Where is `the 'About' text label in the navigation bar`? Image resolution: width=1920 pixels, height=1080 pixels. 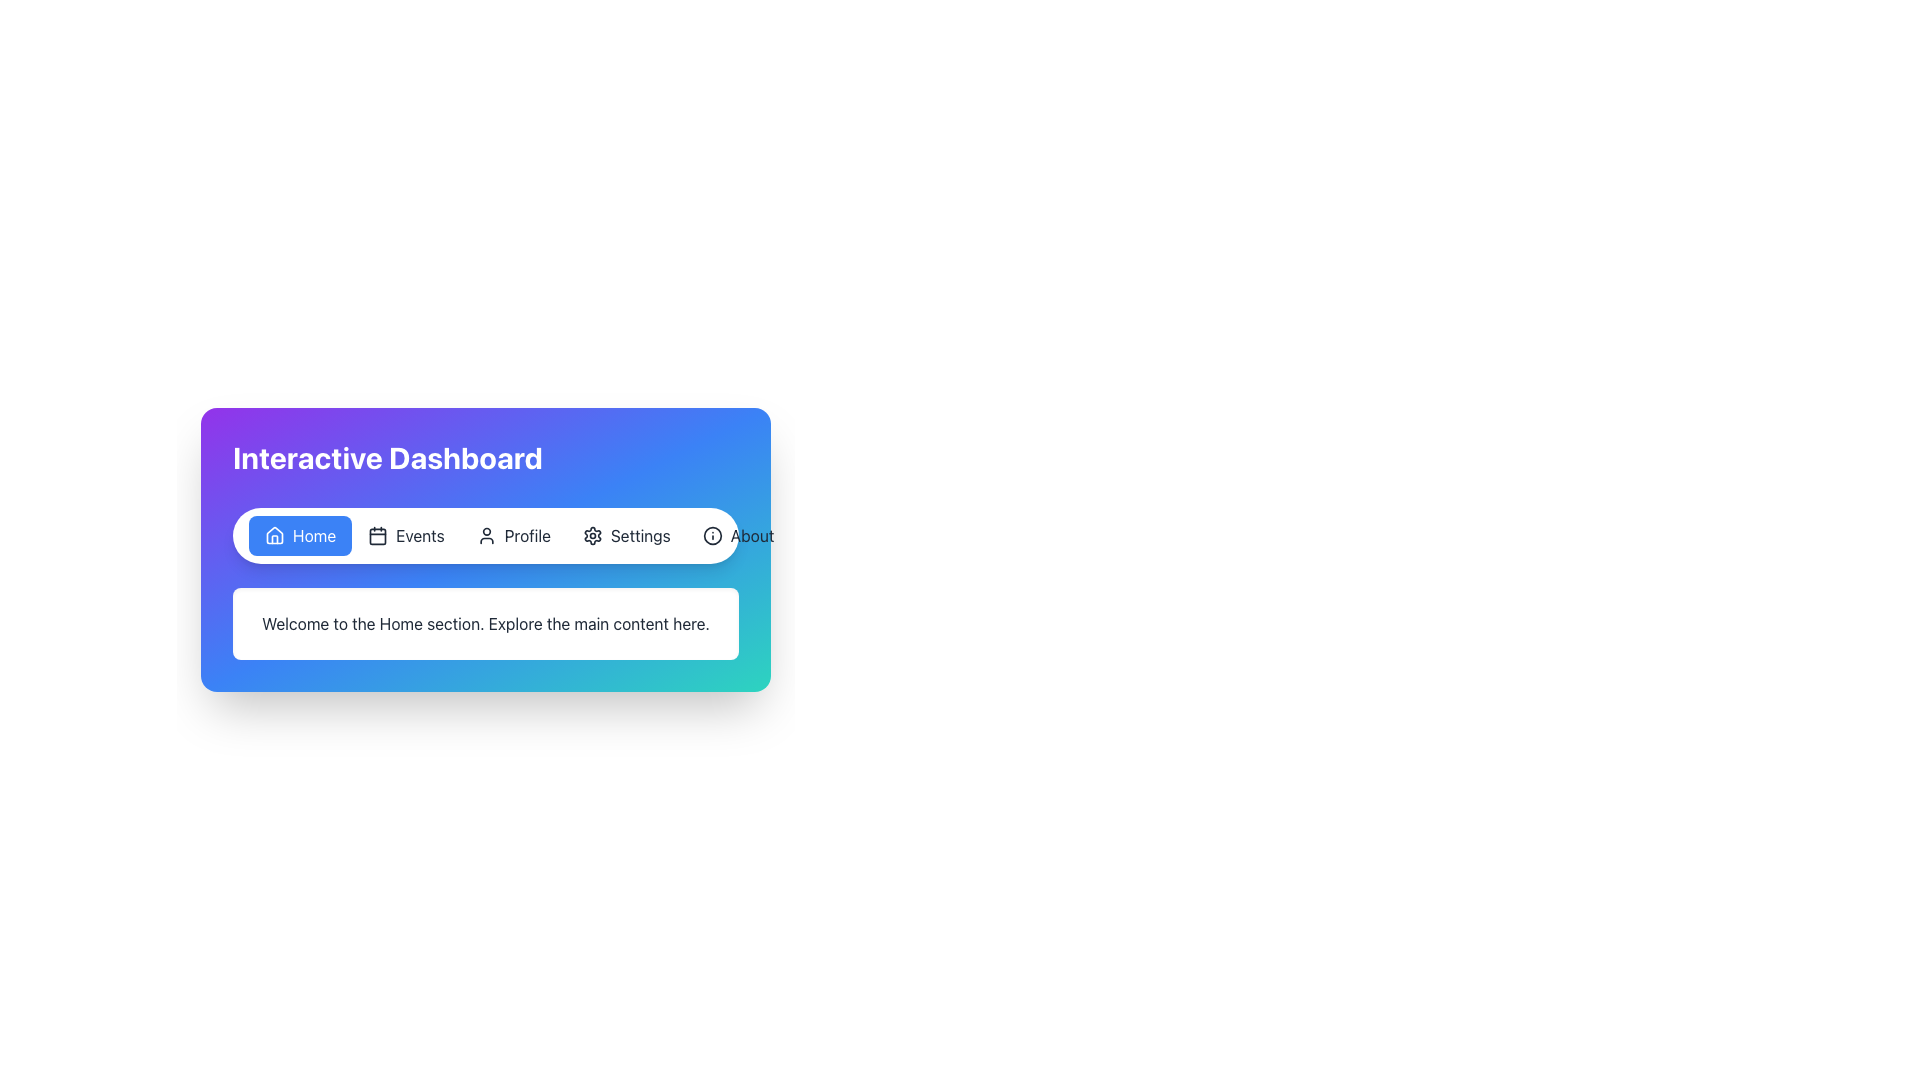 the 'About' text label in the navigation bar is located at coordinates (751, 535).